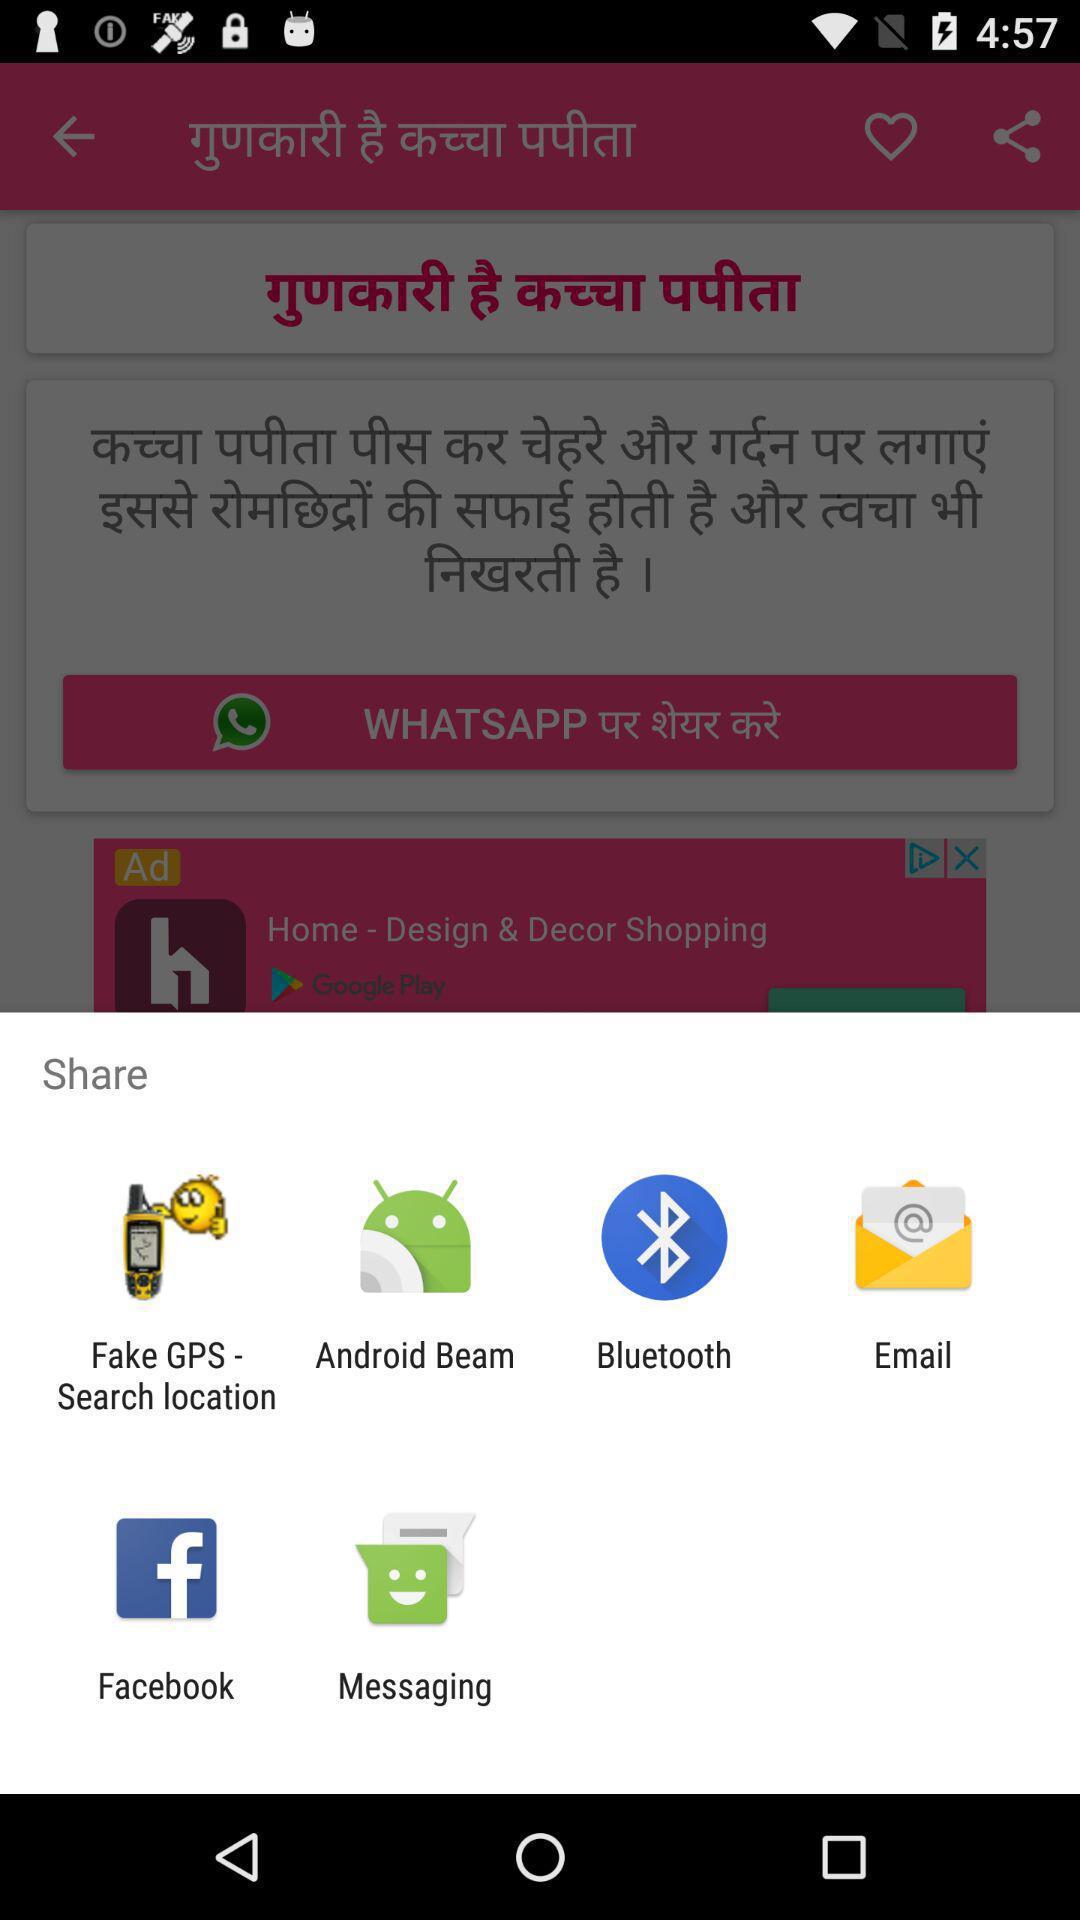 The width and height of the screenshot is (1080, 1920). I want to click on messaging app, so click(414, 1705).